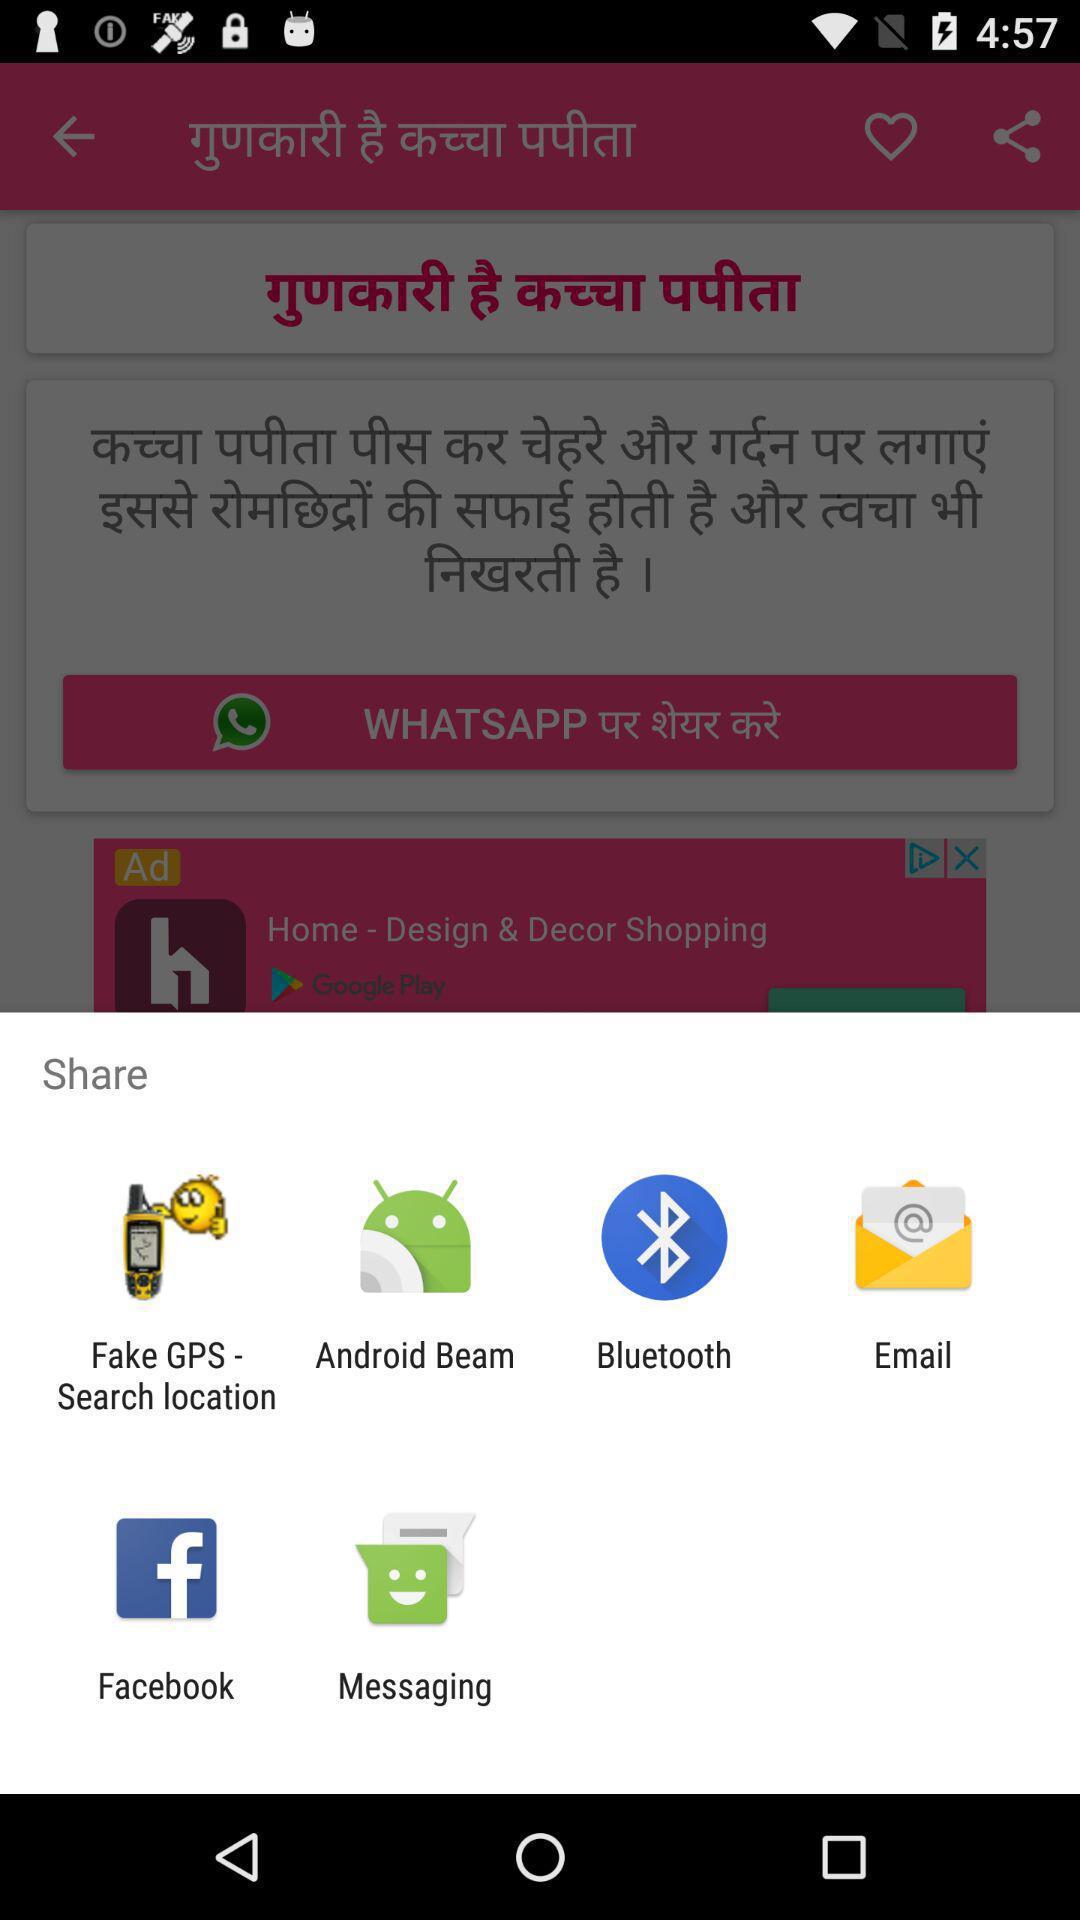 The width and height of the screenshot is (1080, 1920). I want to click on messaging app, so click(414, 1705).